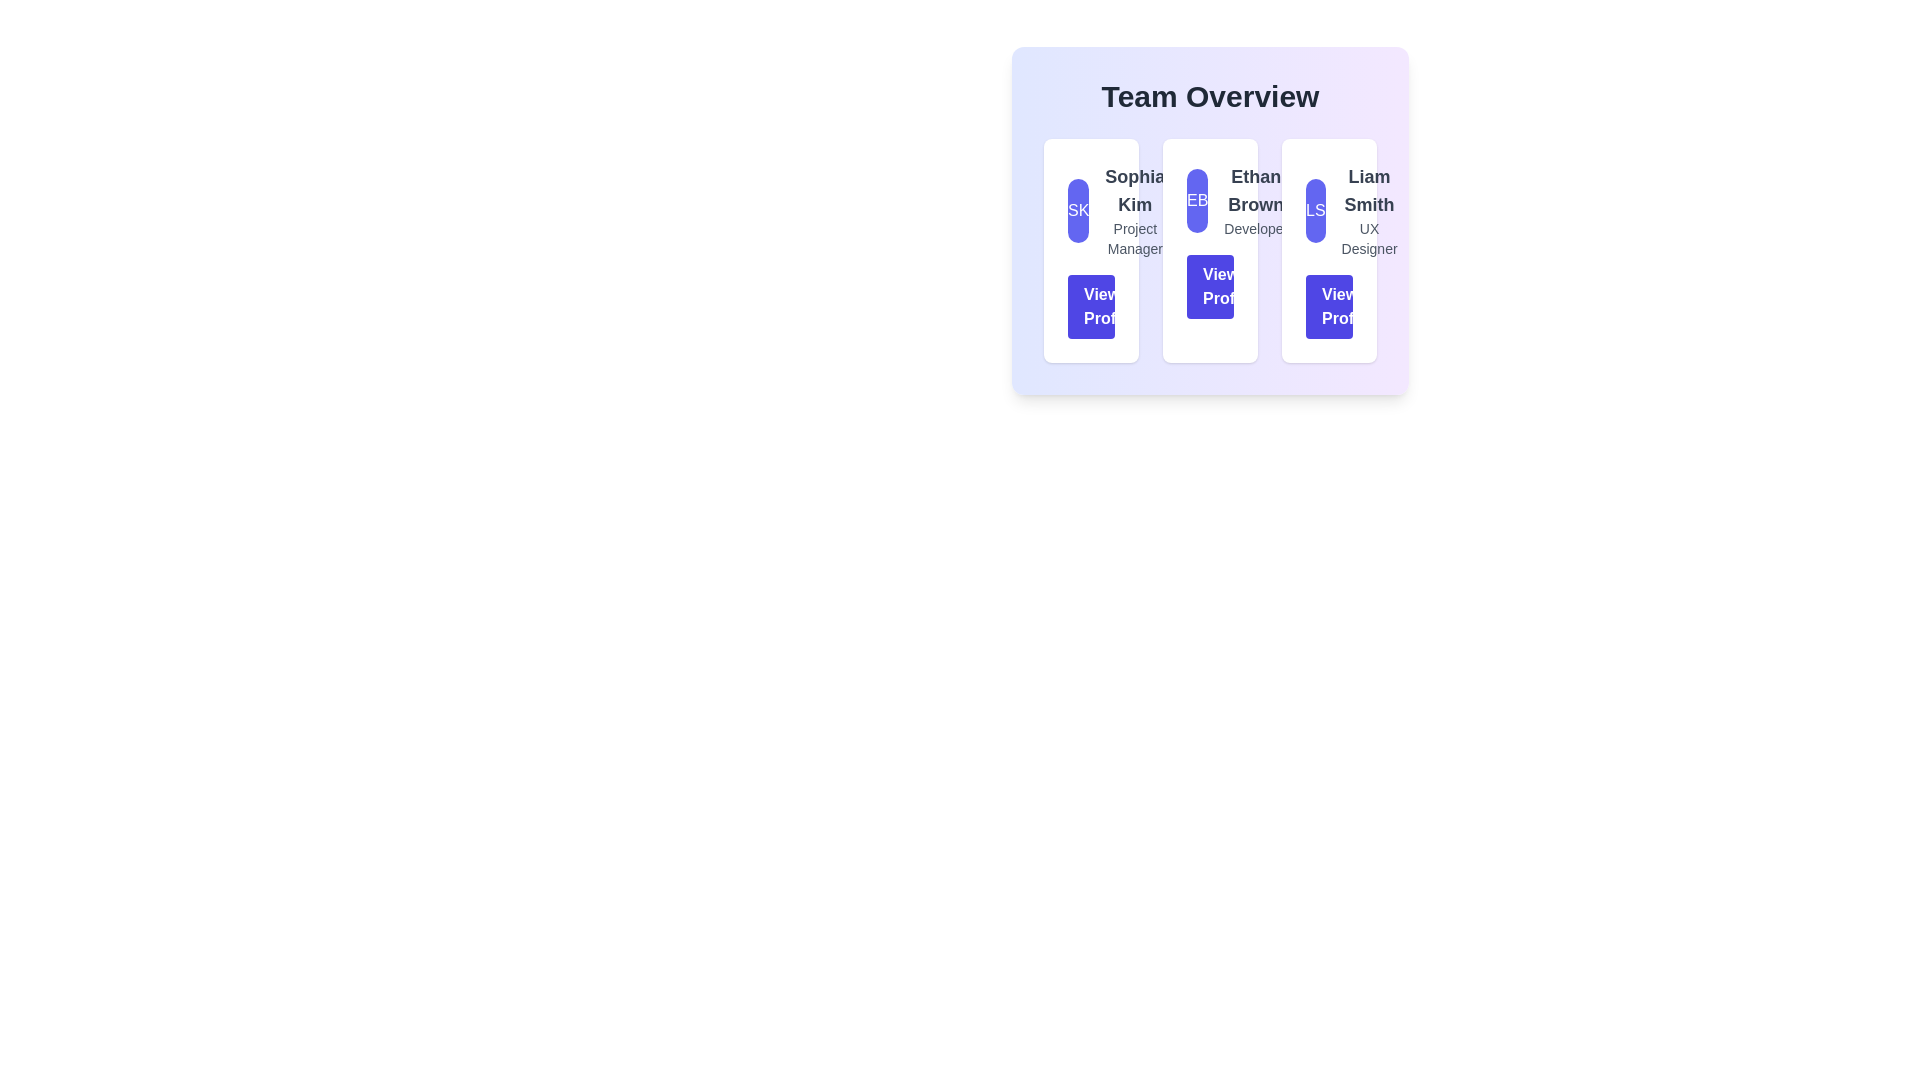 The width and height of the screenshot is (1920, 1080). What do you see at coordinates (1315, 211) in the screenshot?
I see `the circular badge with a purple background and white text displaying the initials 'LS' located in the profile card of 'Liam Smith'` at bounding box center [1315, 211].